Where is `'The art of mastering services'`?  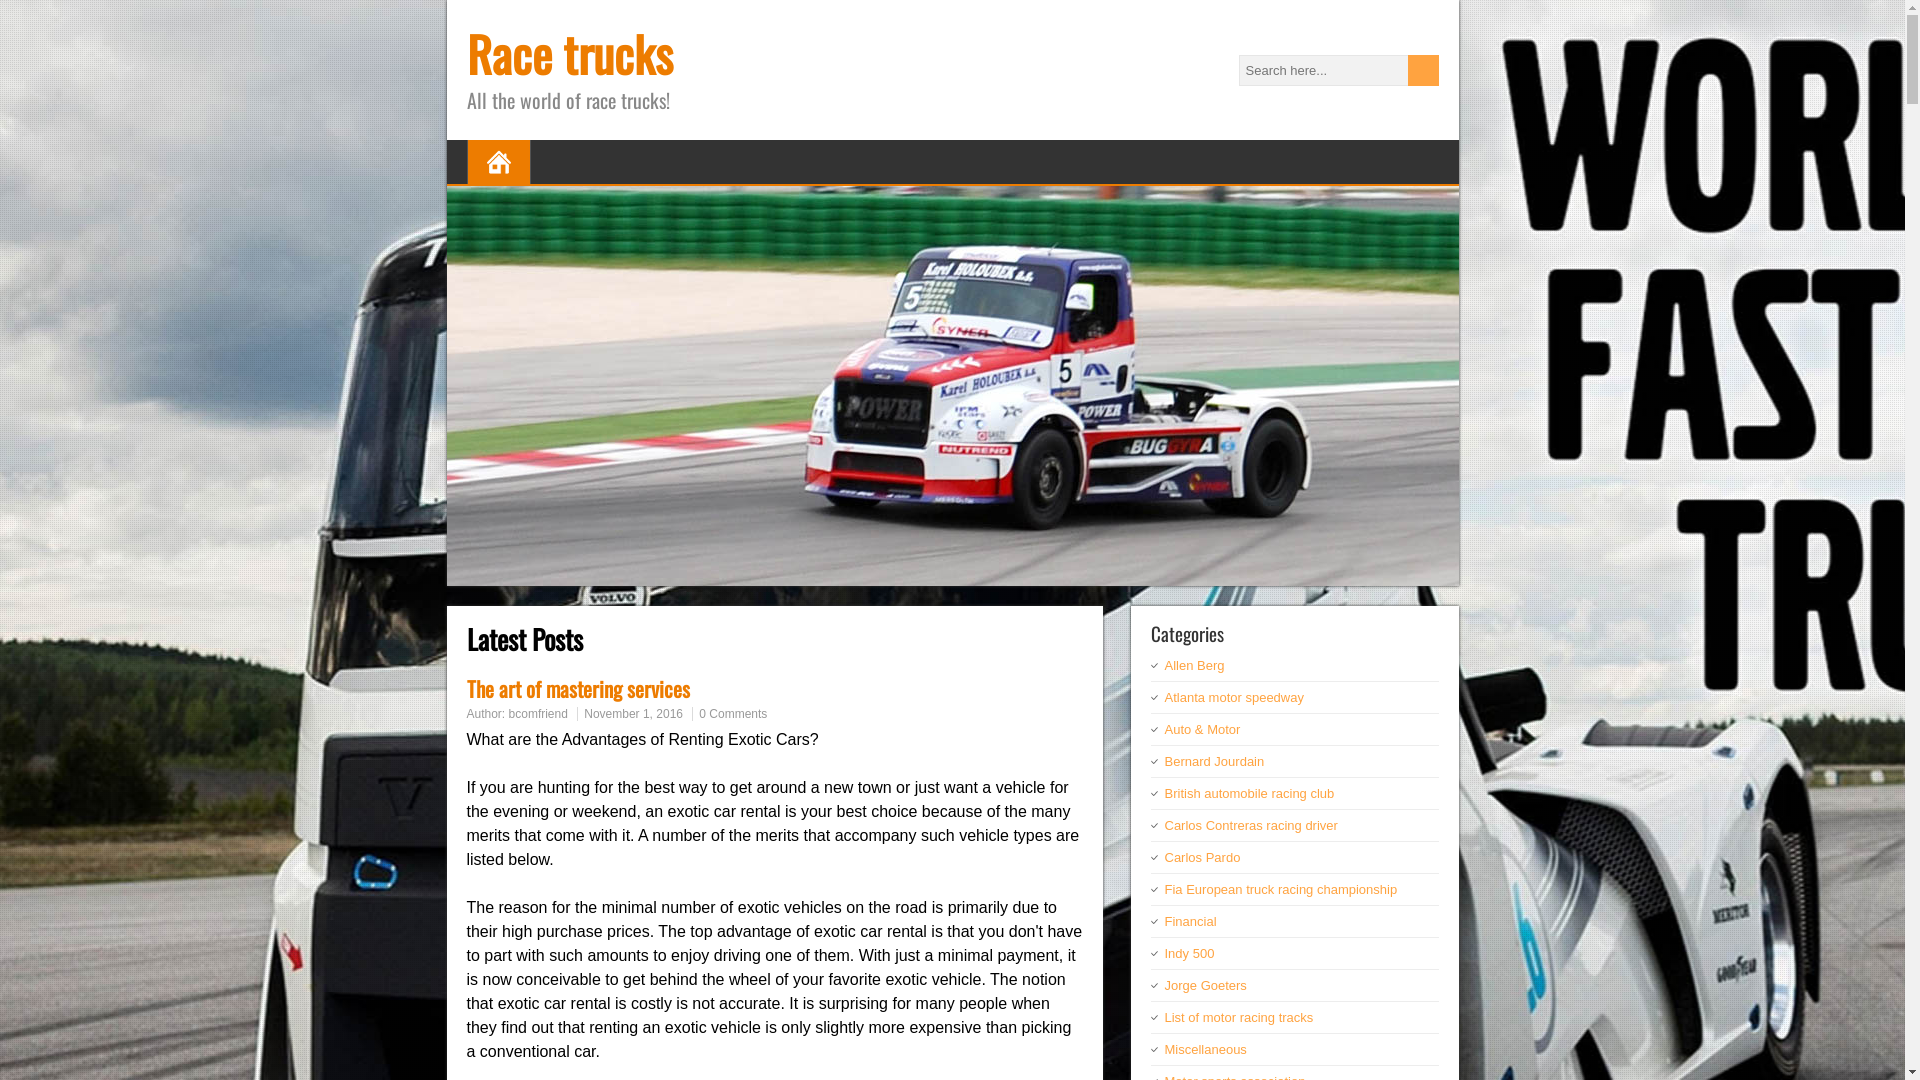 'The art of mastering services' is located at coordinates (576, 687).